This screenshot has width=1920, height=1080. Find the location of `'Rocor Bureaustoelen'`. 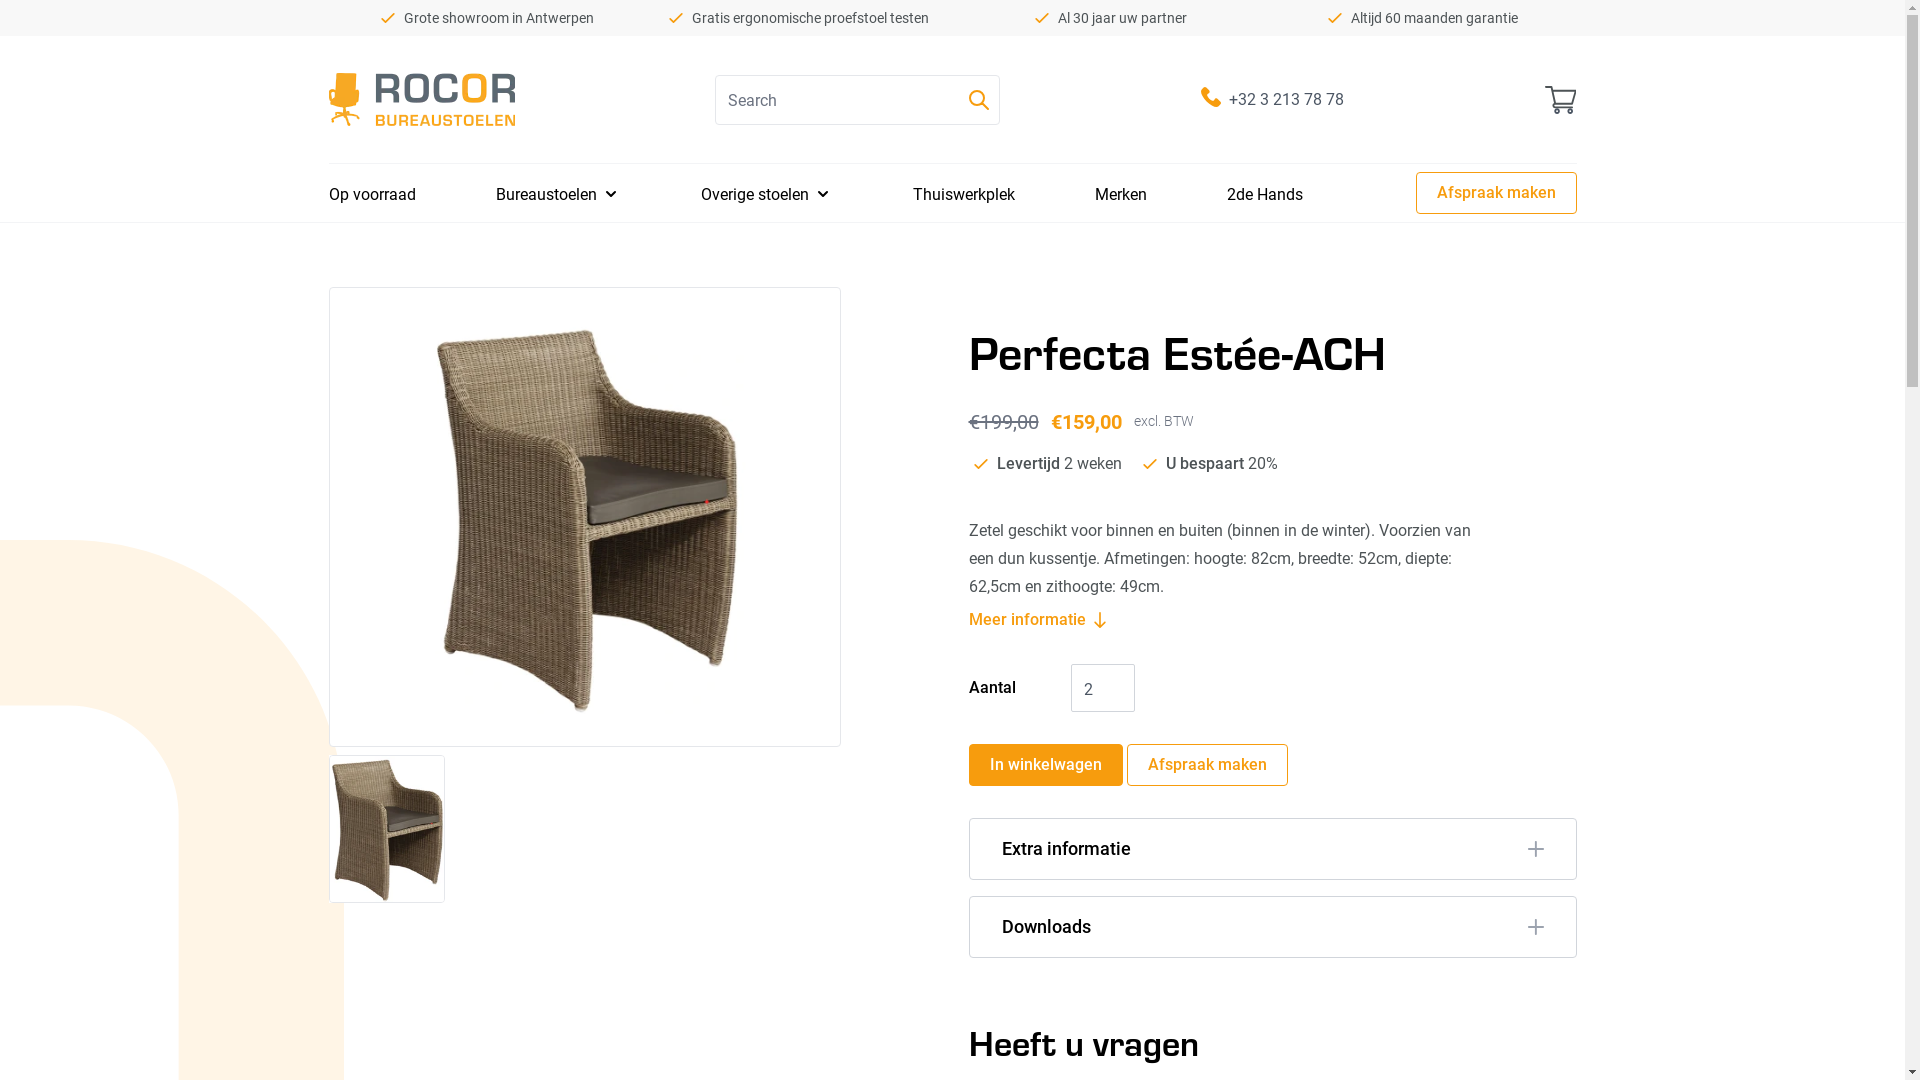

'Rocor Bureaustoelen' is located at coordinates (327, 99).